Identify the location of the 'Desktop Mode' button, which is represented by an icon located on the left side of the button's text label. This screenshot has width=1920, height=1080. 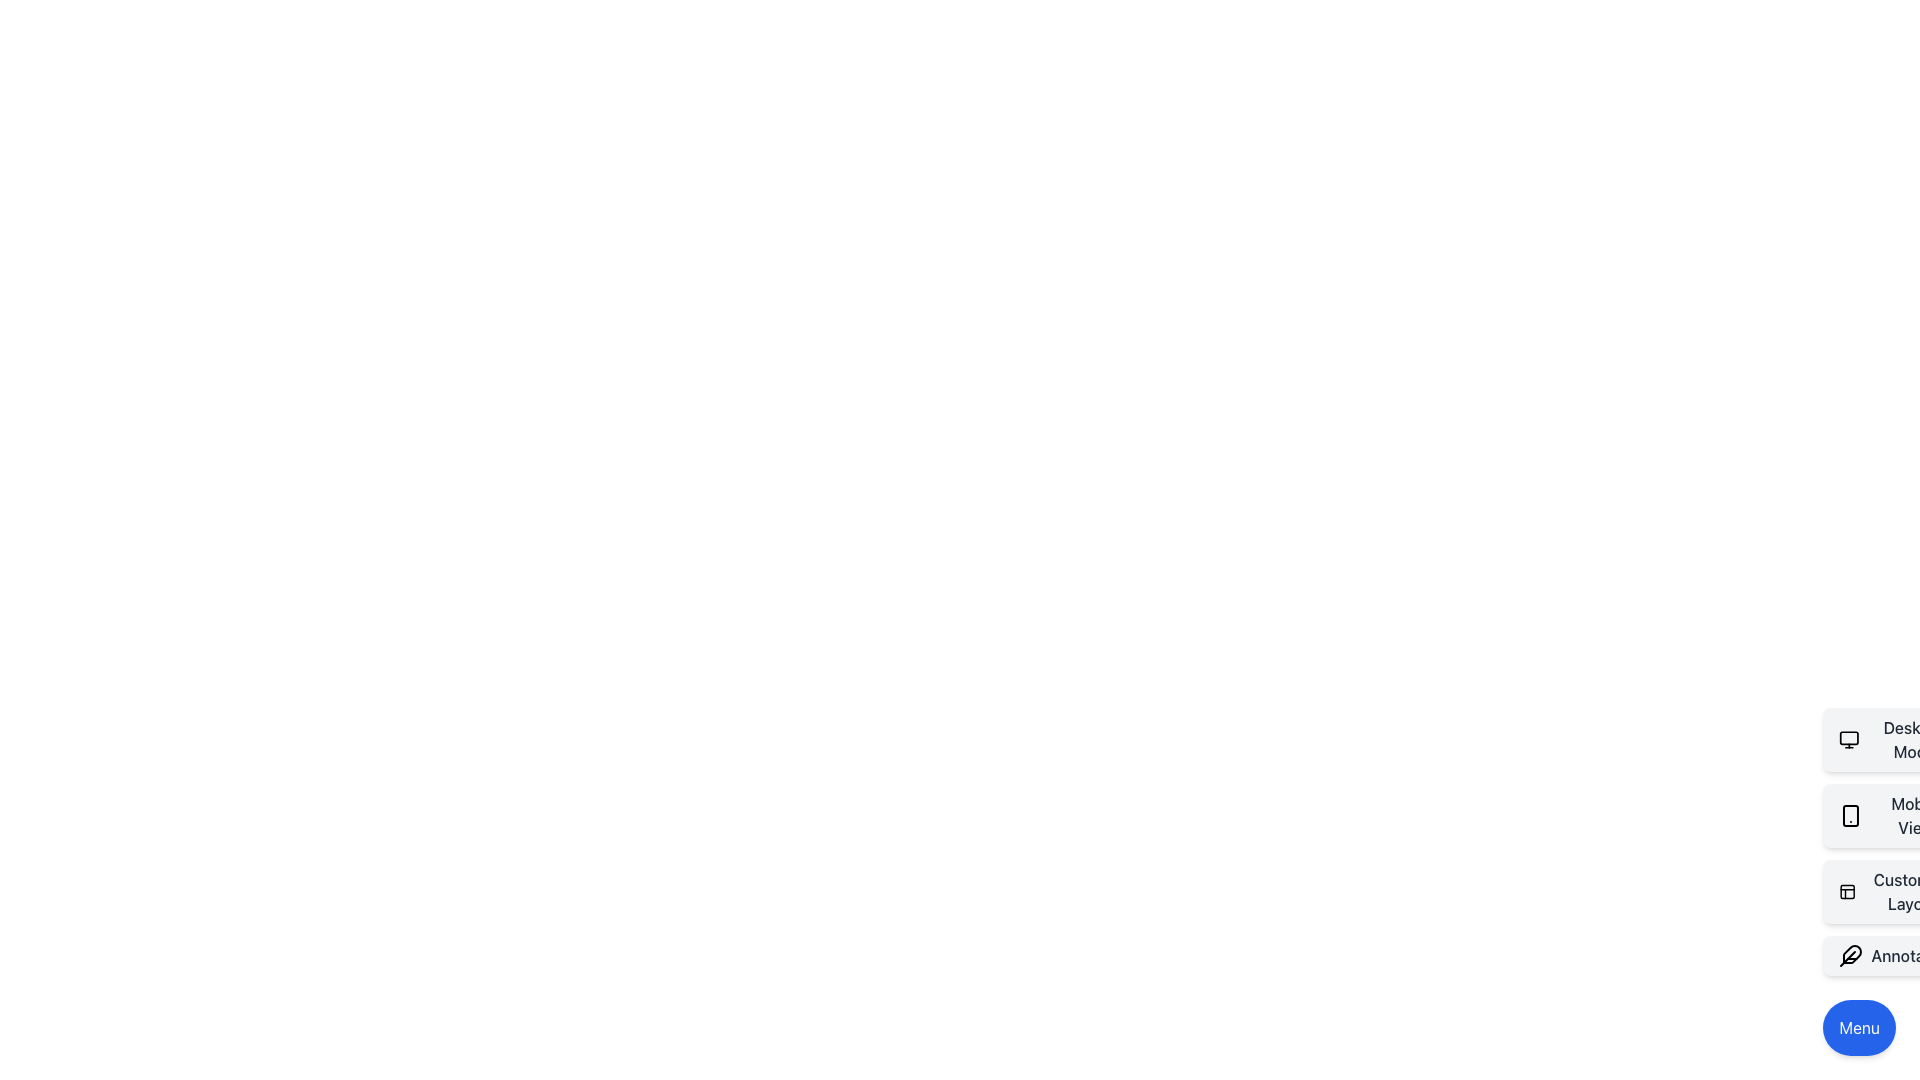
(1848, 740).